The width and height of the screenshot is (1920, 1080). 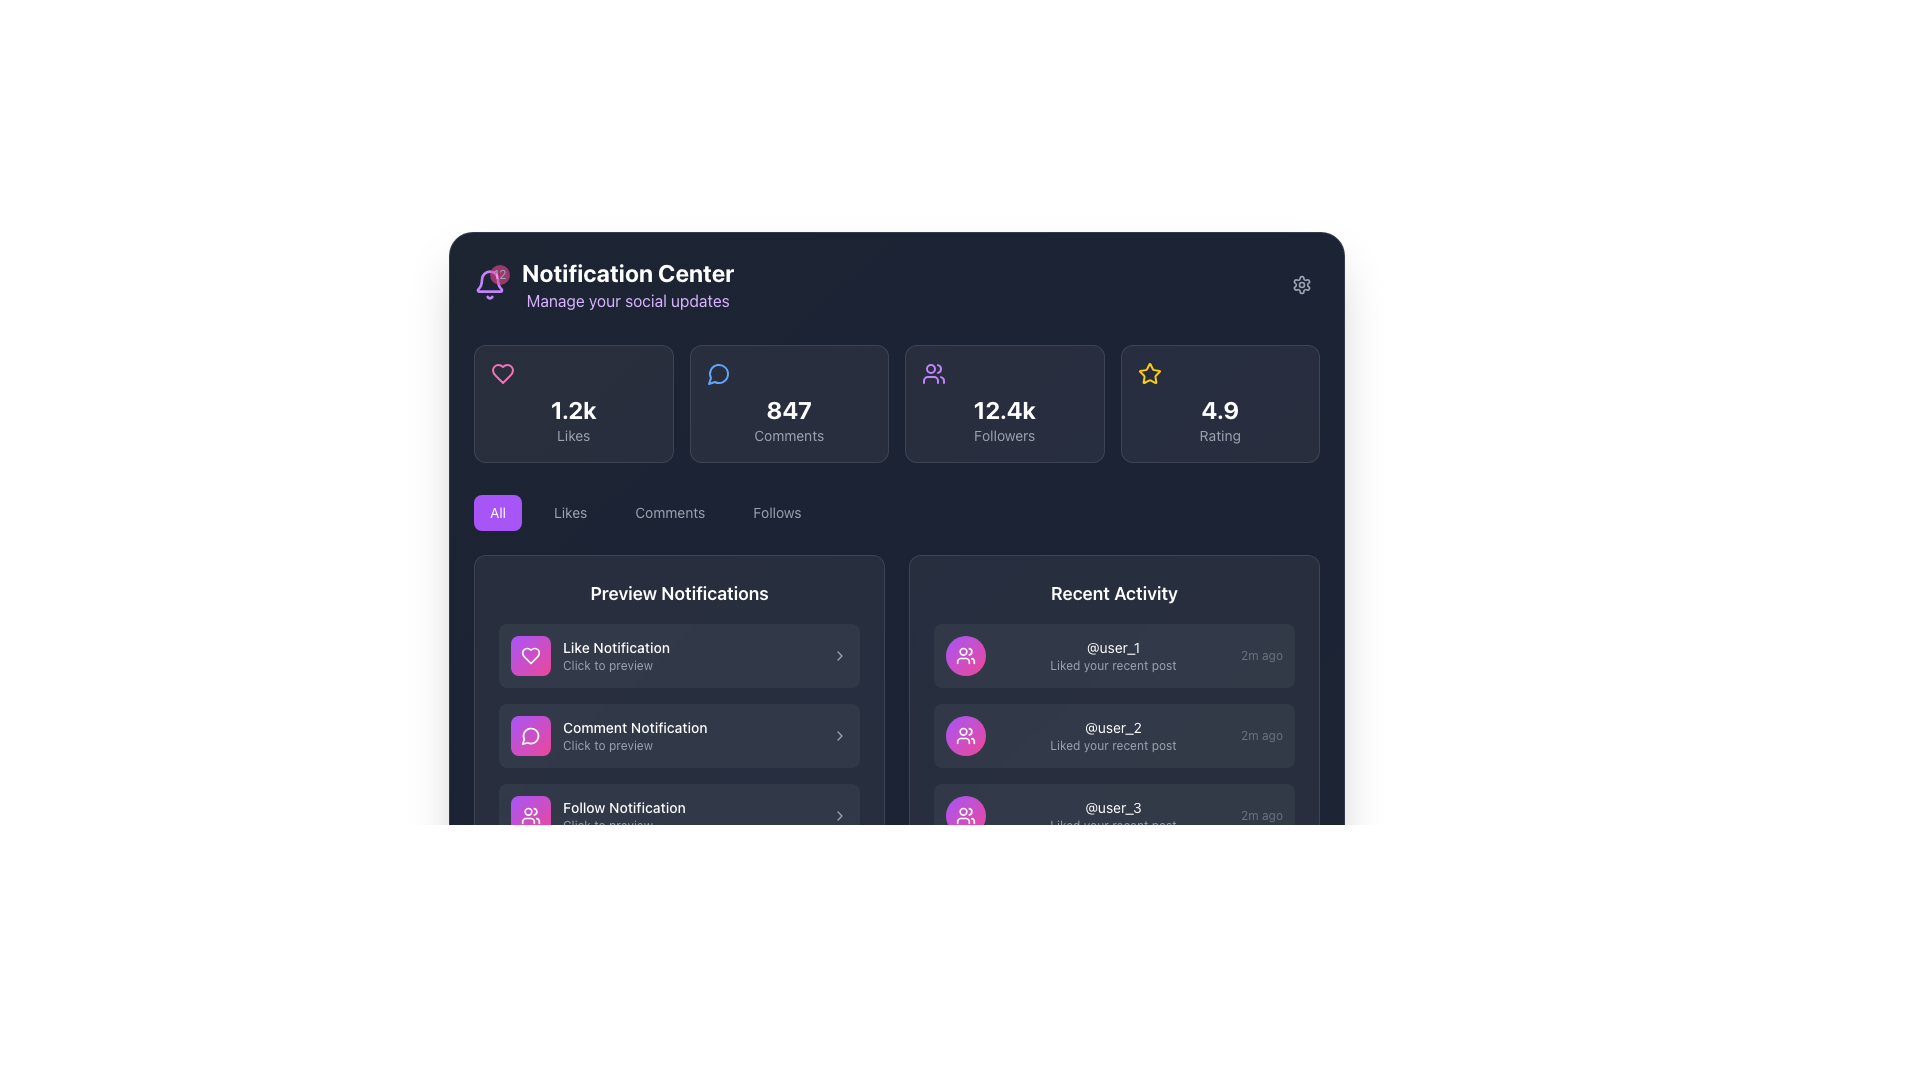 I want to click on the icon representing a group of users or followers within the 'Preview Notifications' section, which is characterized by a white user icon on a purple-to-pink gradient background, so click(x=531, y=816).